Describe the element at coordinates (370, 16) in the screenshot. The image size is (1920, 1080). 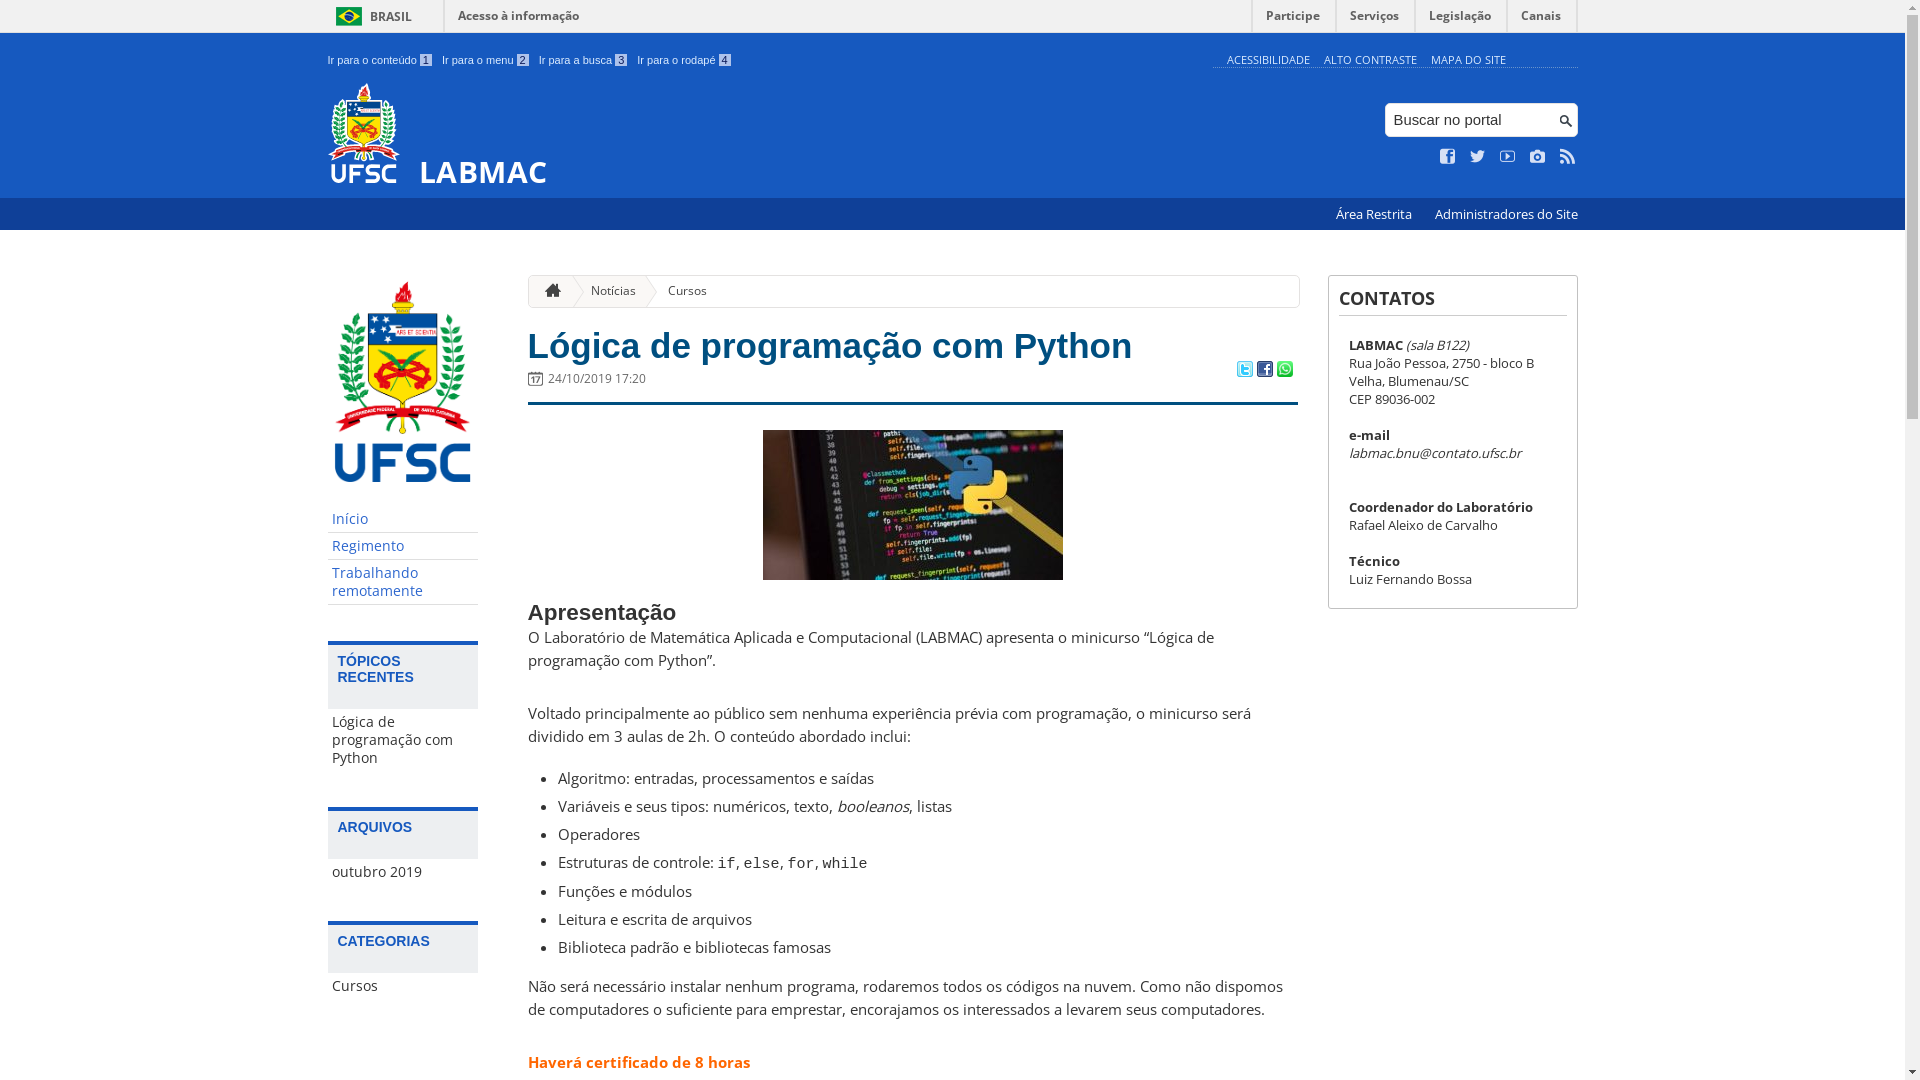
I see `'BRASIL'` at that location.